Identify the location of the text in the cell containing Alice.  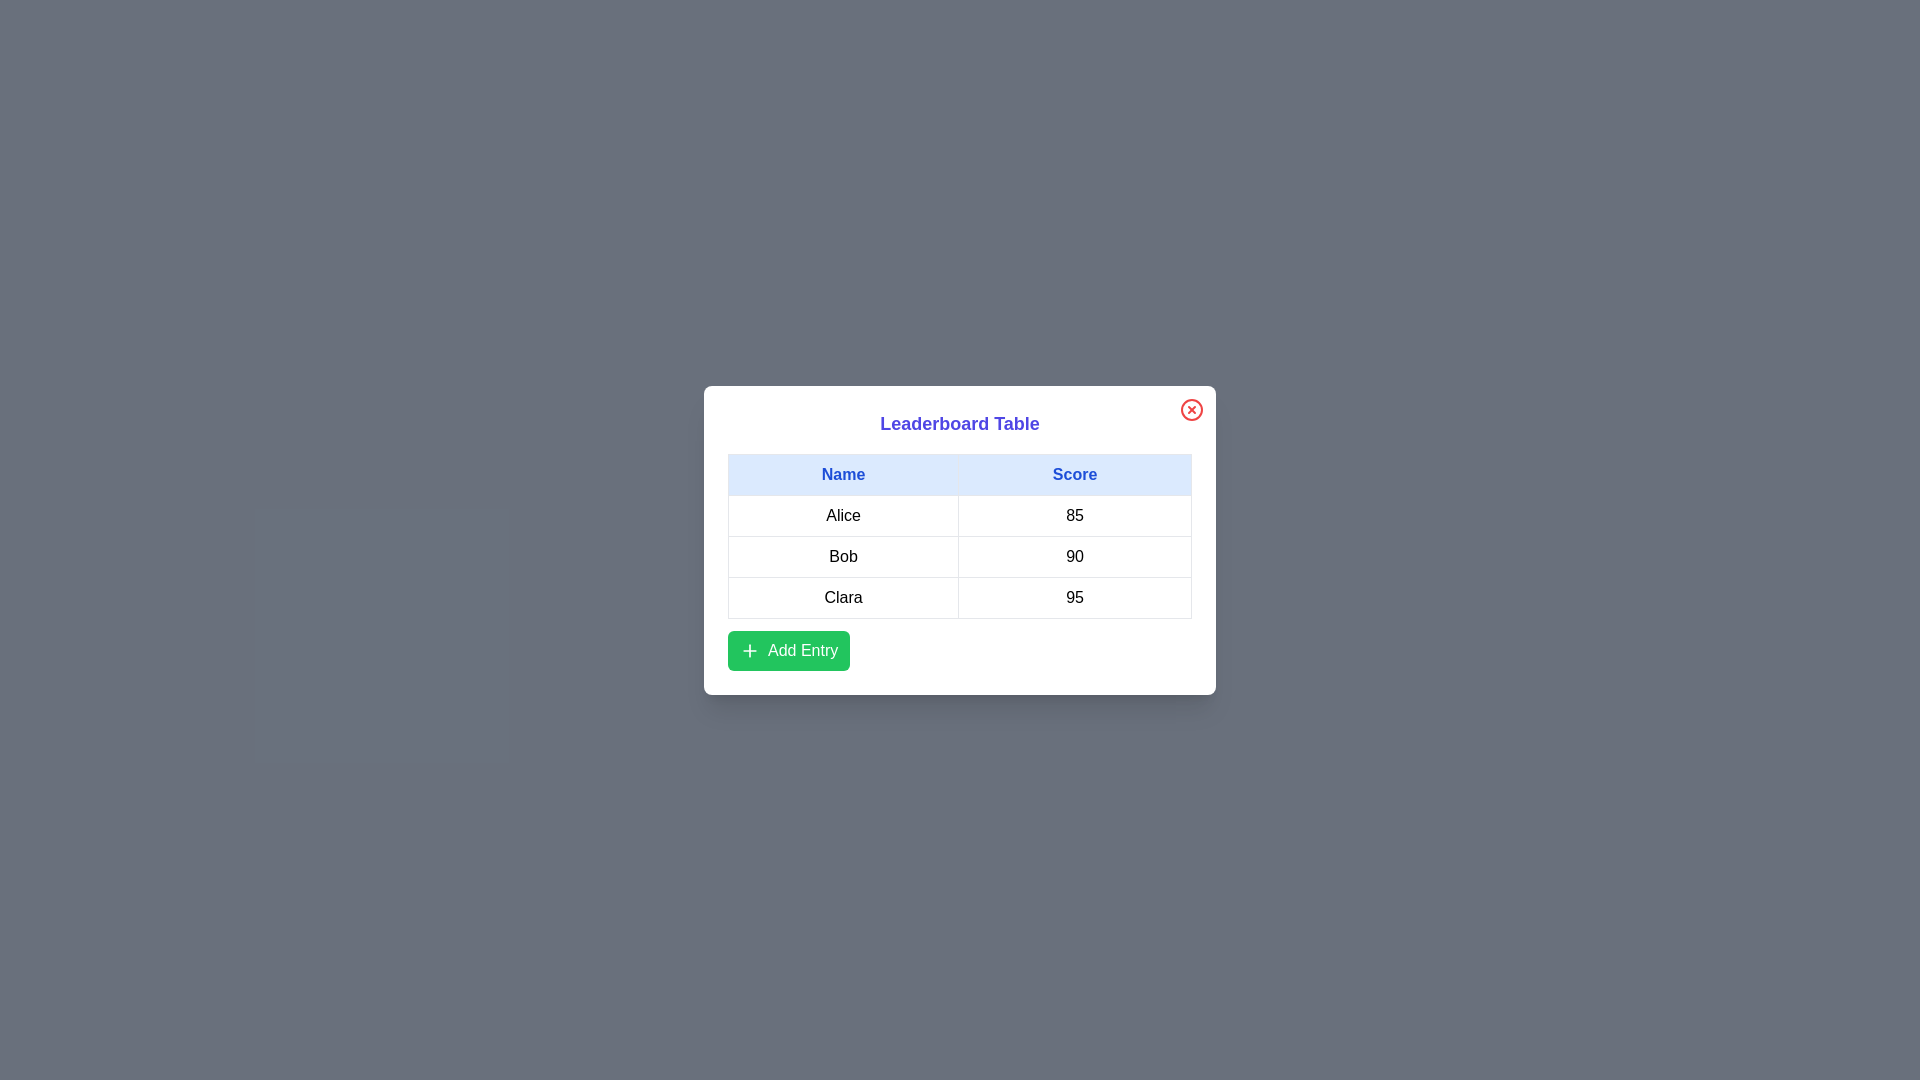
(843, 514).